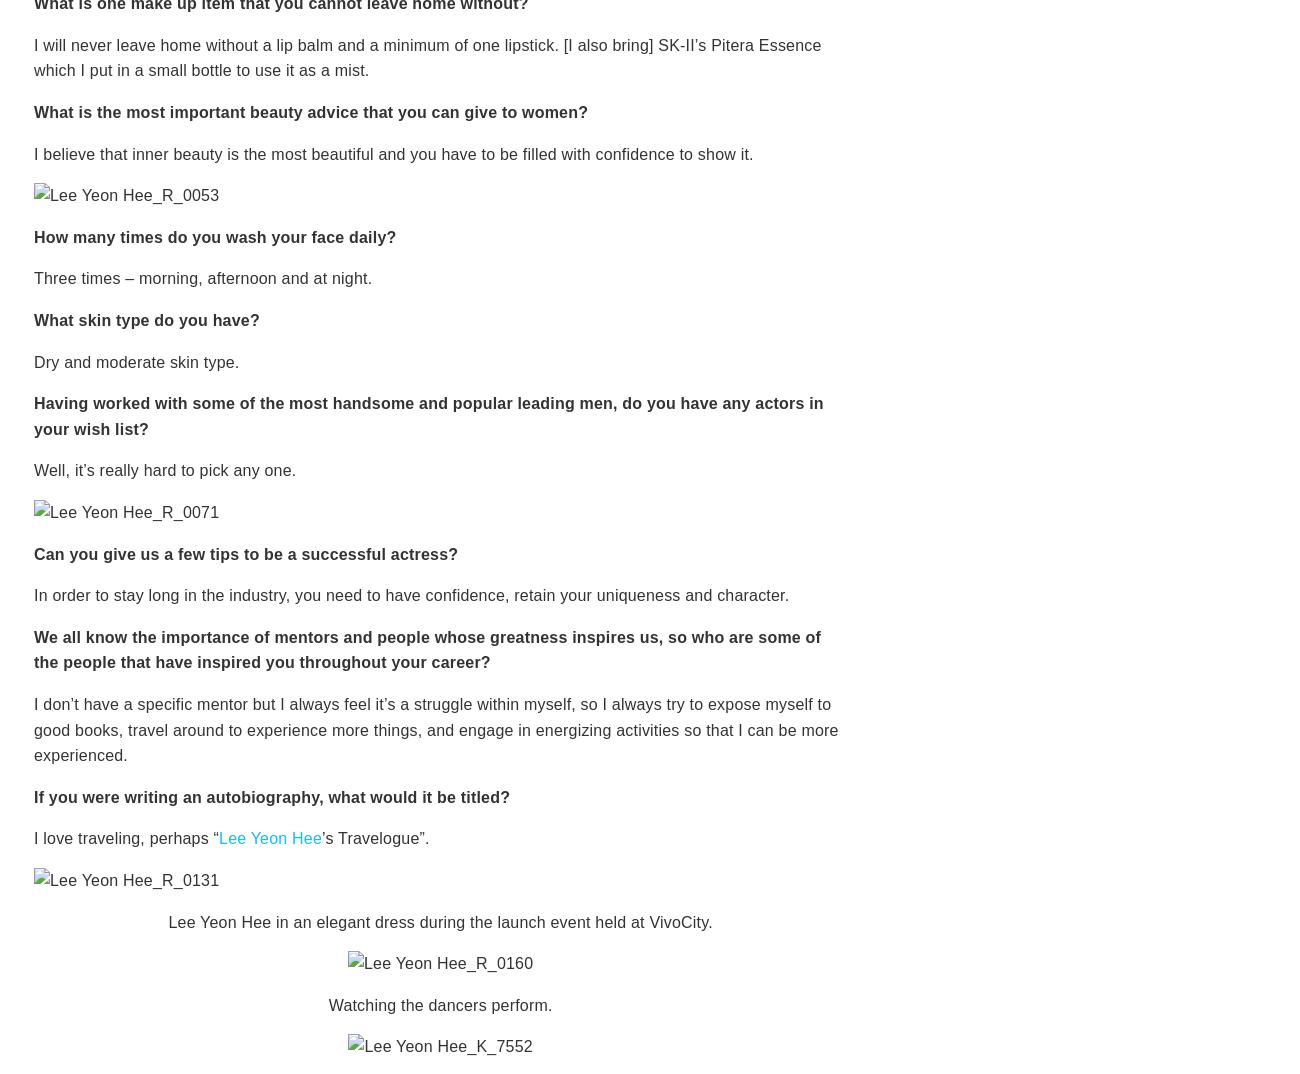 This screenshot has height=1074, width=1300. Describe the element at coordinates (439, 921) in the screenshot. I see `'Lee Yeon Hee in an elegant dress during the launch event held at VivoCity.'` at that location.